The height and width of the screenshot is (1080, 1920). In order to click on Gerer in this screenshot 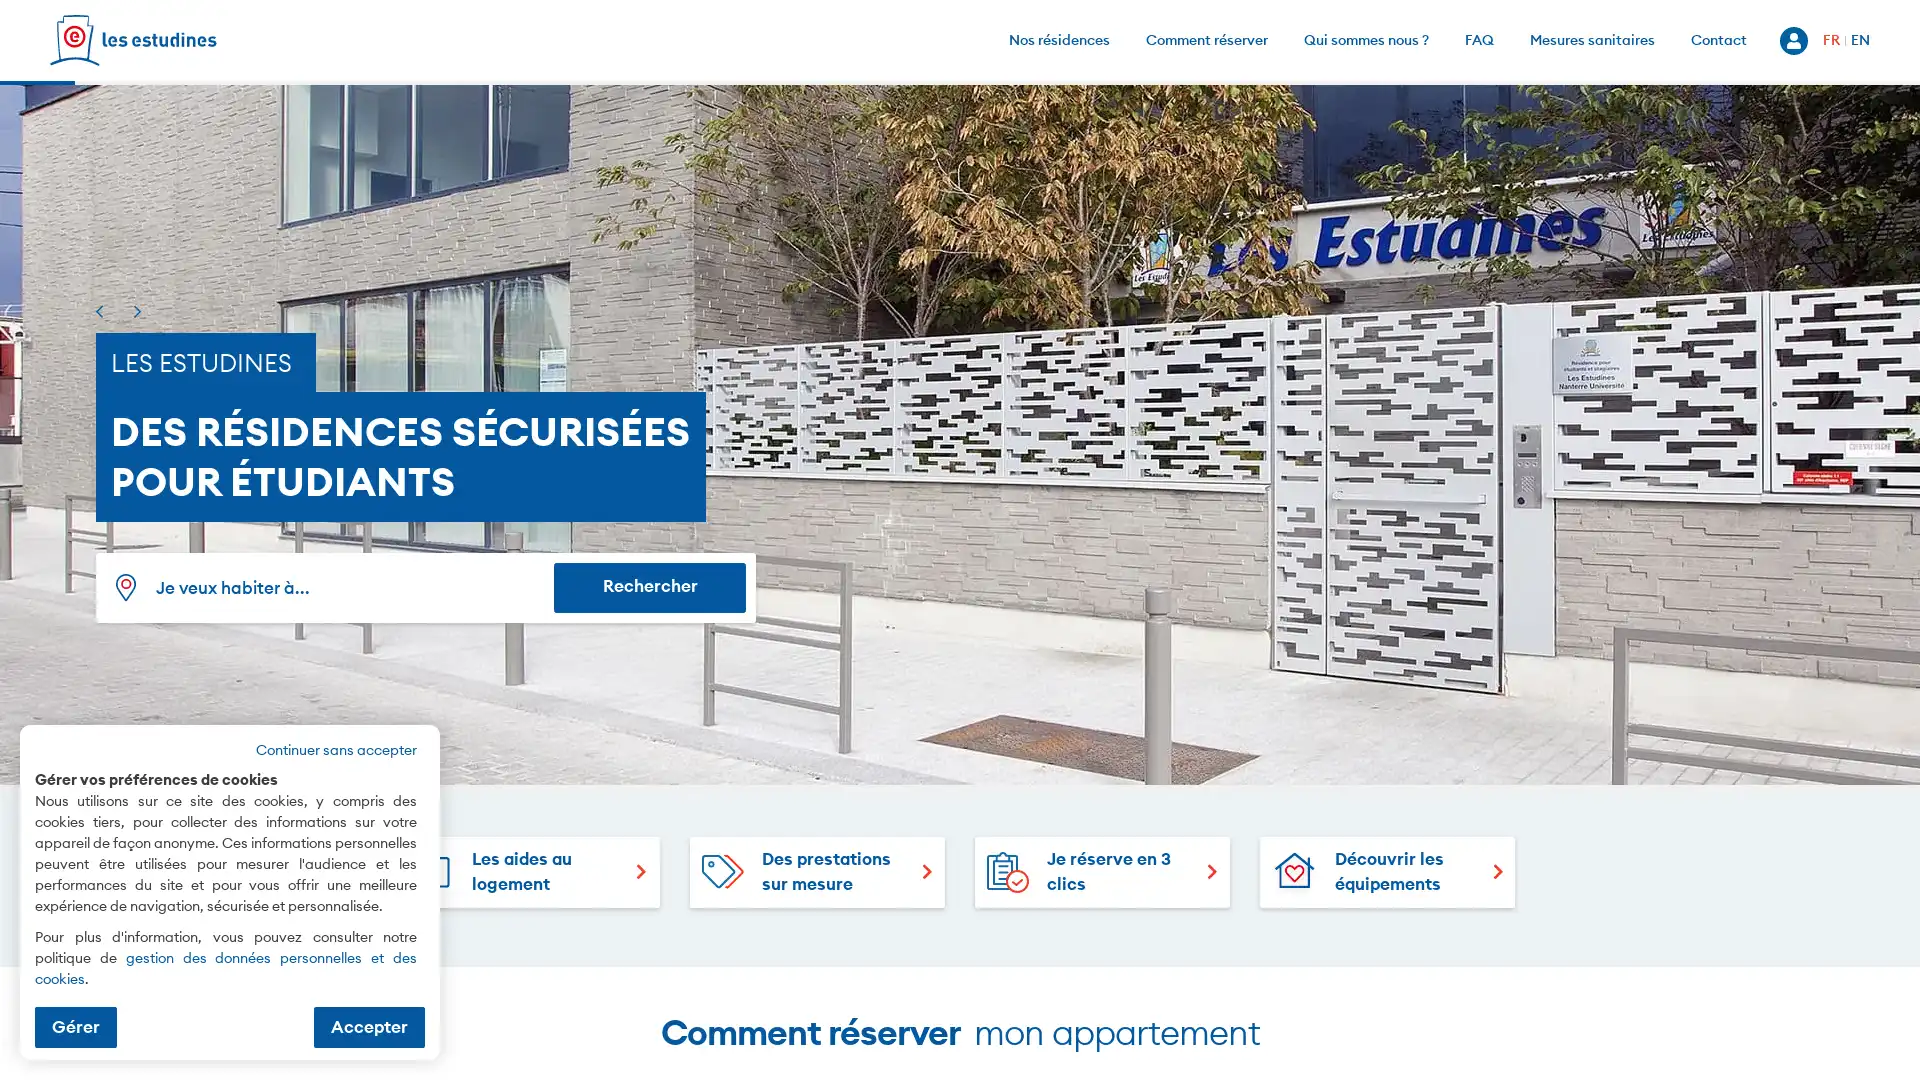, I will do `click(76, 1026)`.